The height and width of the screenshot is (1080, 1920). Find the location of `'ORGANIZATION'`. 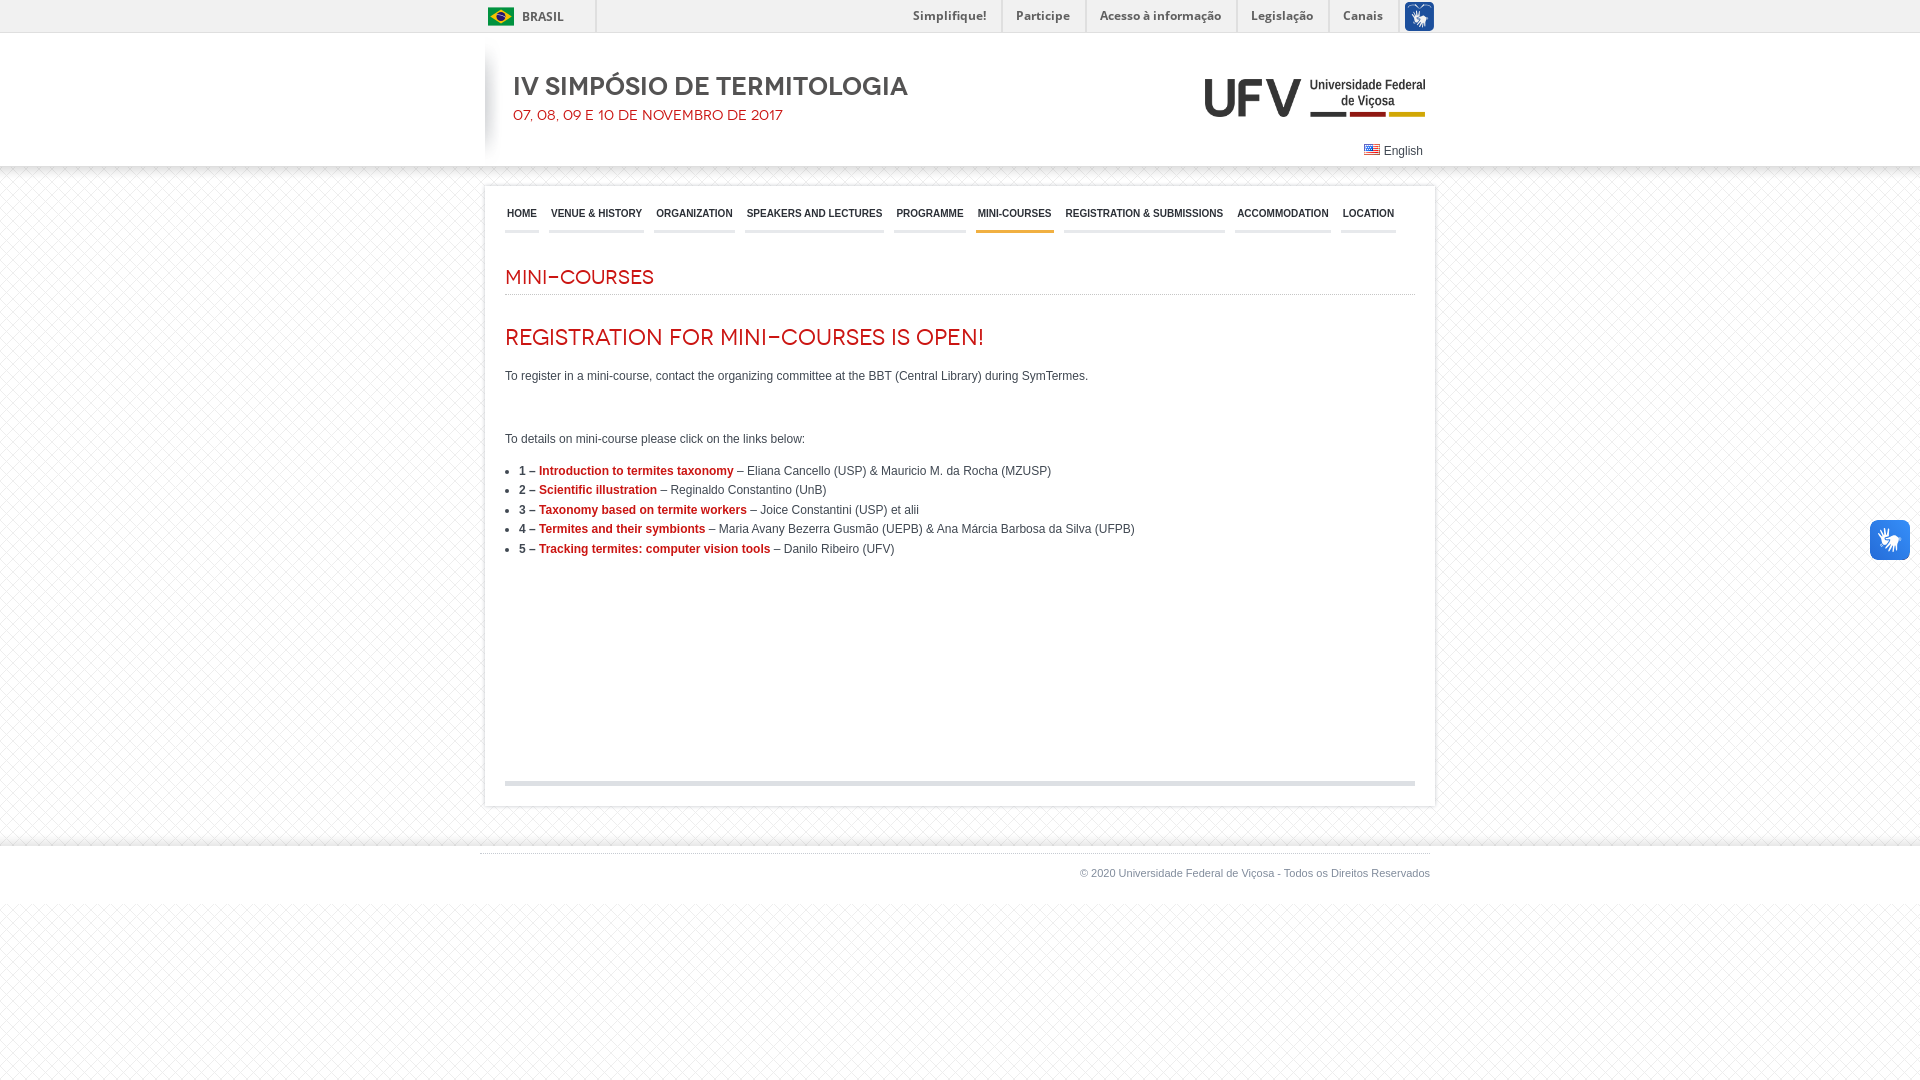

'ORGANIZATION' is located at coordinates (694, 219).